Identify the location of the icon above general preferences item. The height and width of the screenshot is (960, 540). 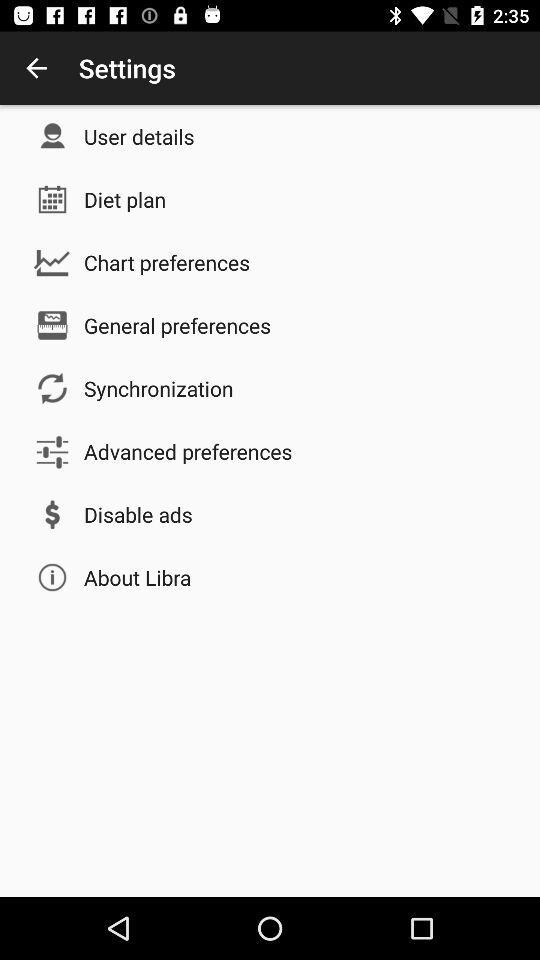
(166, 261).